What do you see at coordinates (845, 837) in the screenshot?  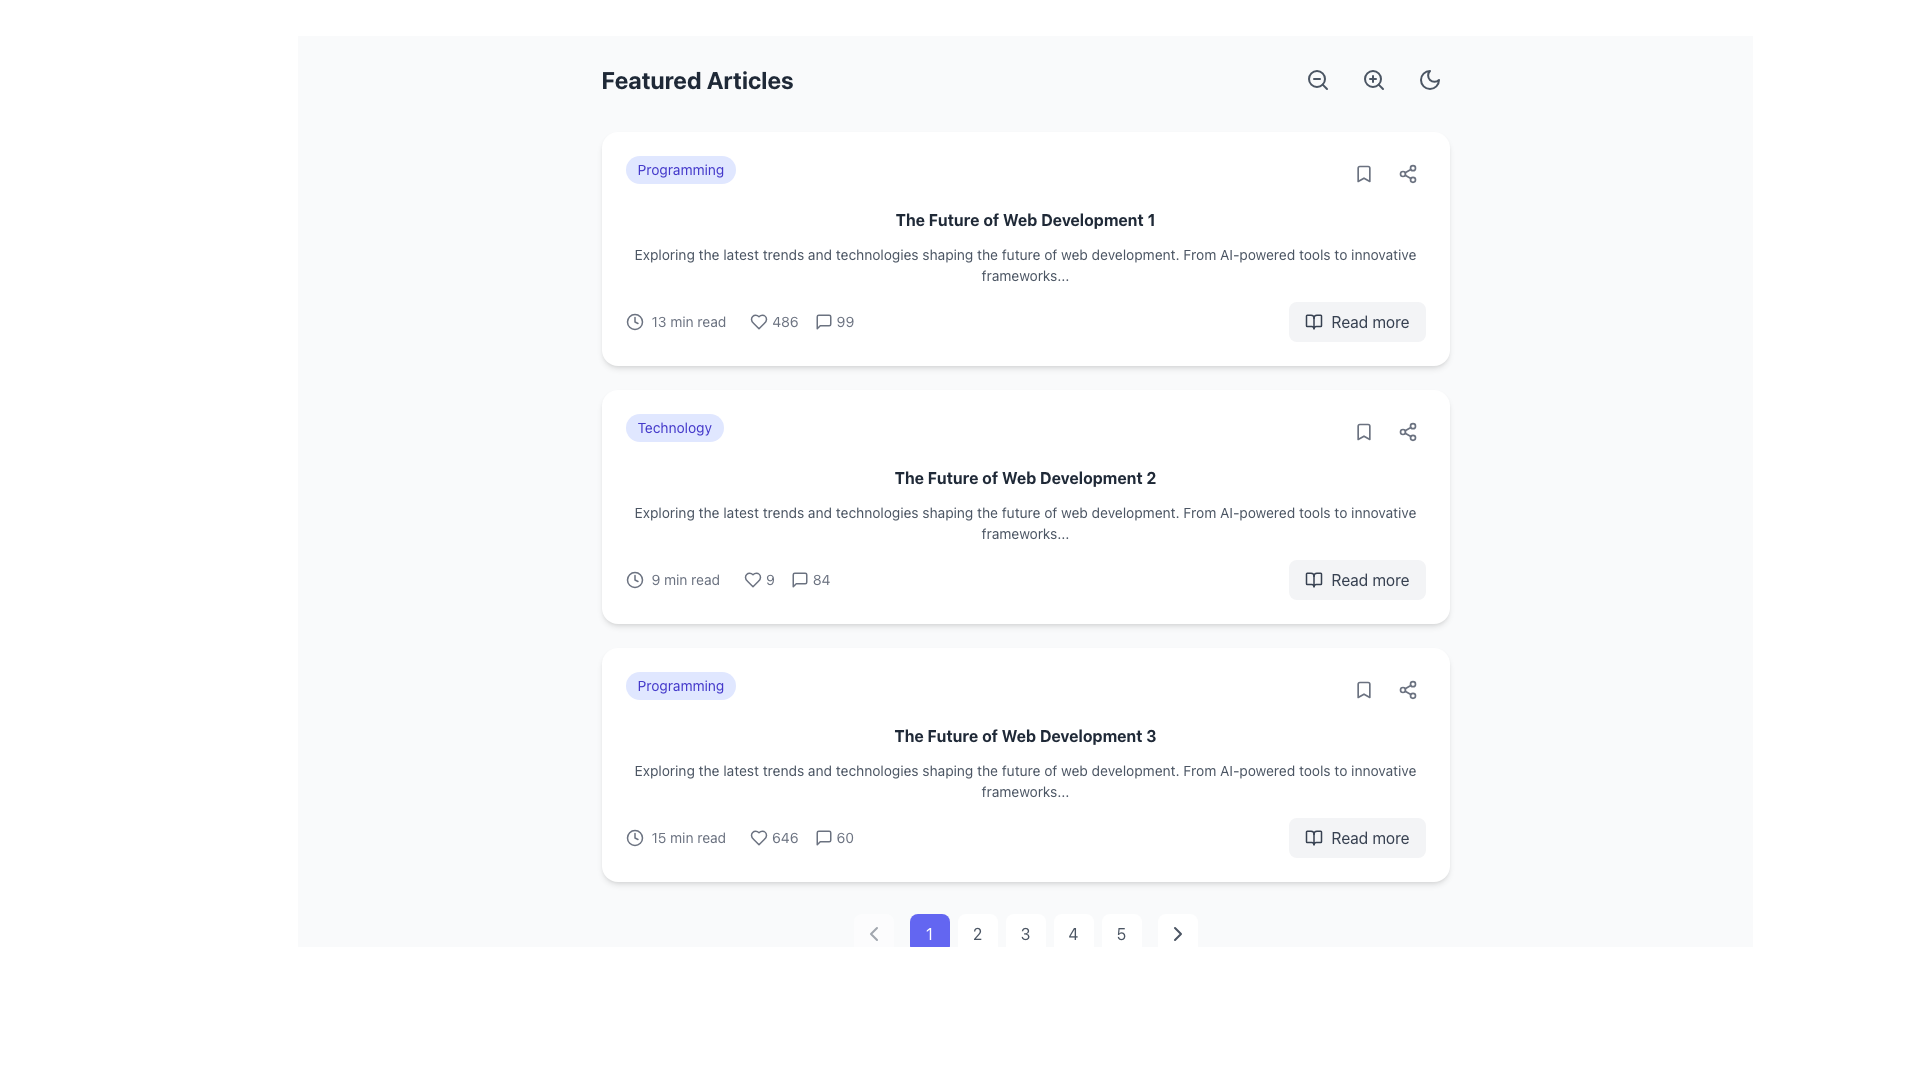 I see `the Text label indicating a numeric value located in the third article card, which is positioned below the main content and title of the article` at bounding box center [845, 837].